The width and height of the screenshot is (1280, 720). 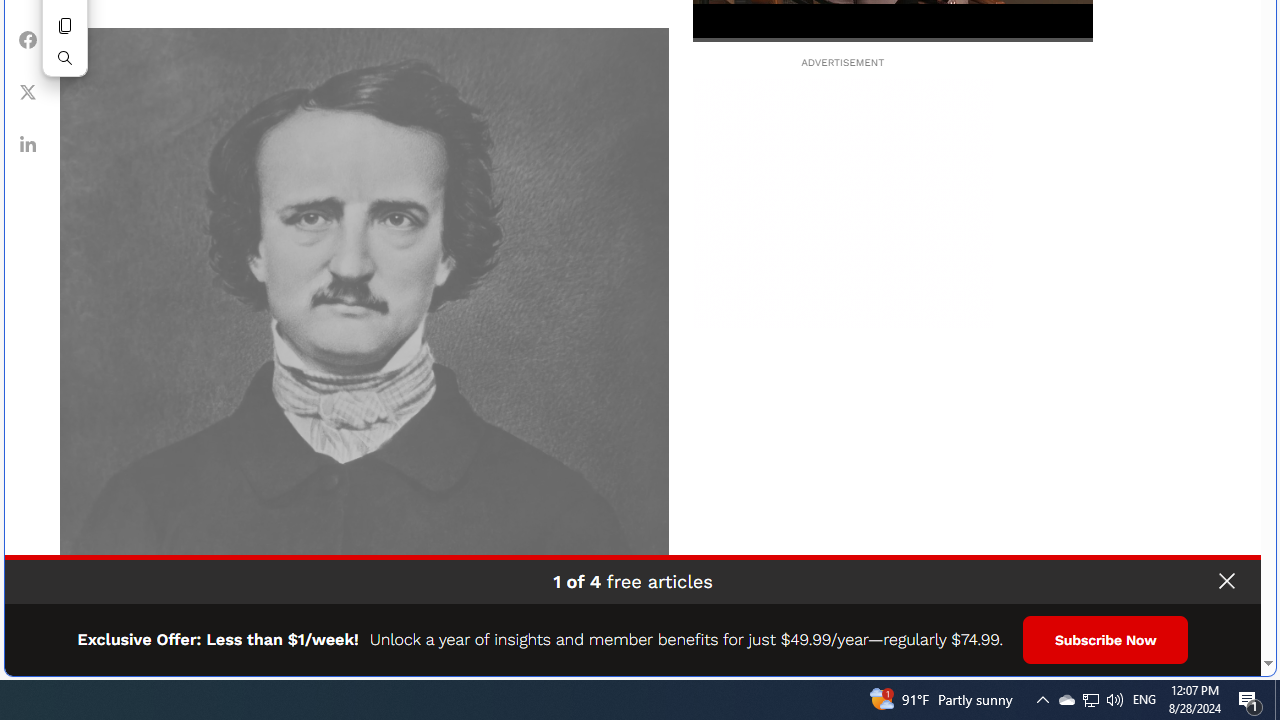 What do you see at coordinates (364, 331) in the screenshot?
I see `'Portrait of Edgar Allan Poe.'` at bounding box center [364, 331].